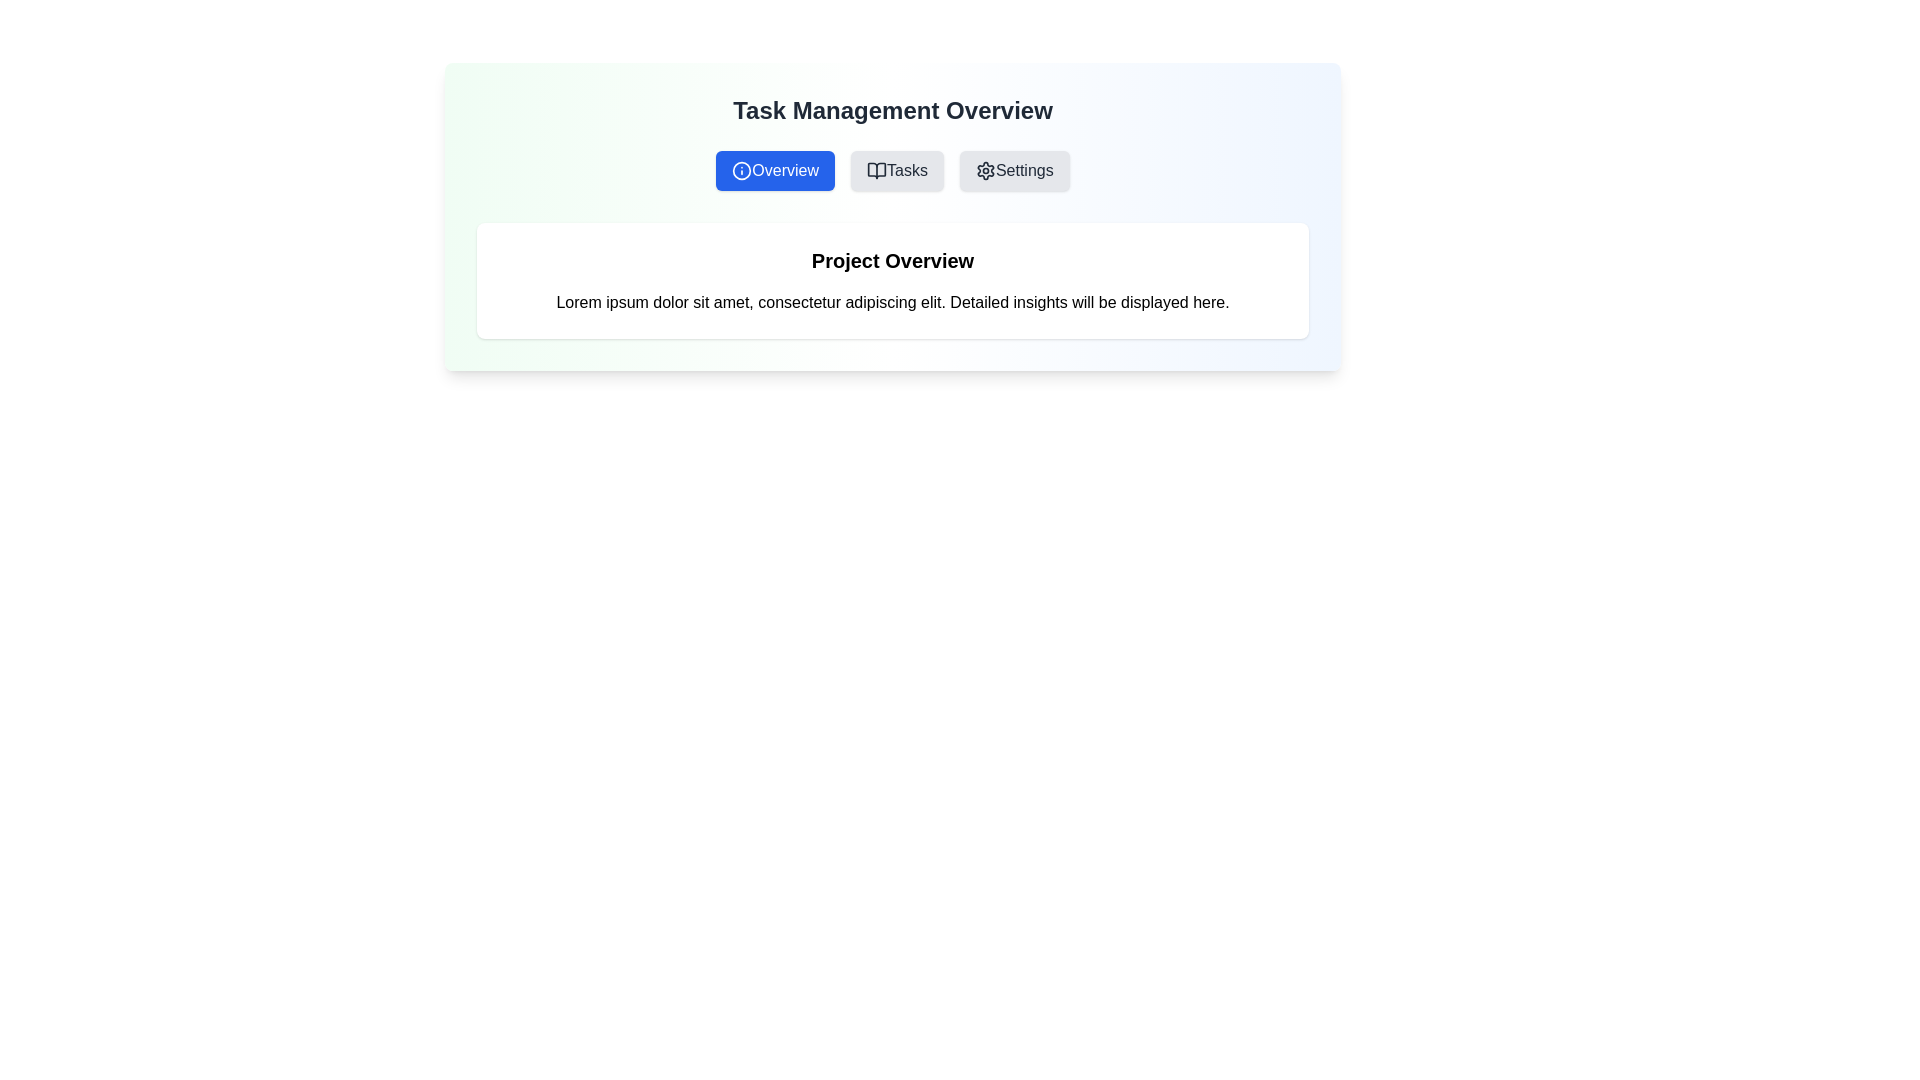 This screenshot has width=1920, height=1080. Describe the element at coordinates (891, 169) in the screenshot. I see `the 'Tasks' button on the horizontal navigation bar located below the title 'Task Management Overview'` at that location.